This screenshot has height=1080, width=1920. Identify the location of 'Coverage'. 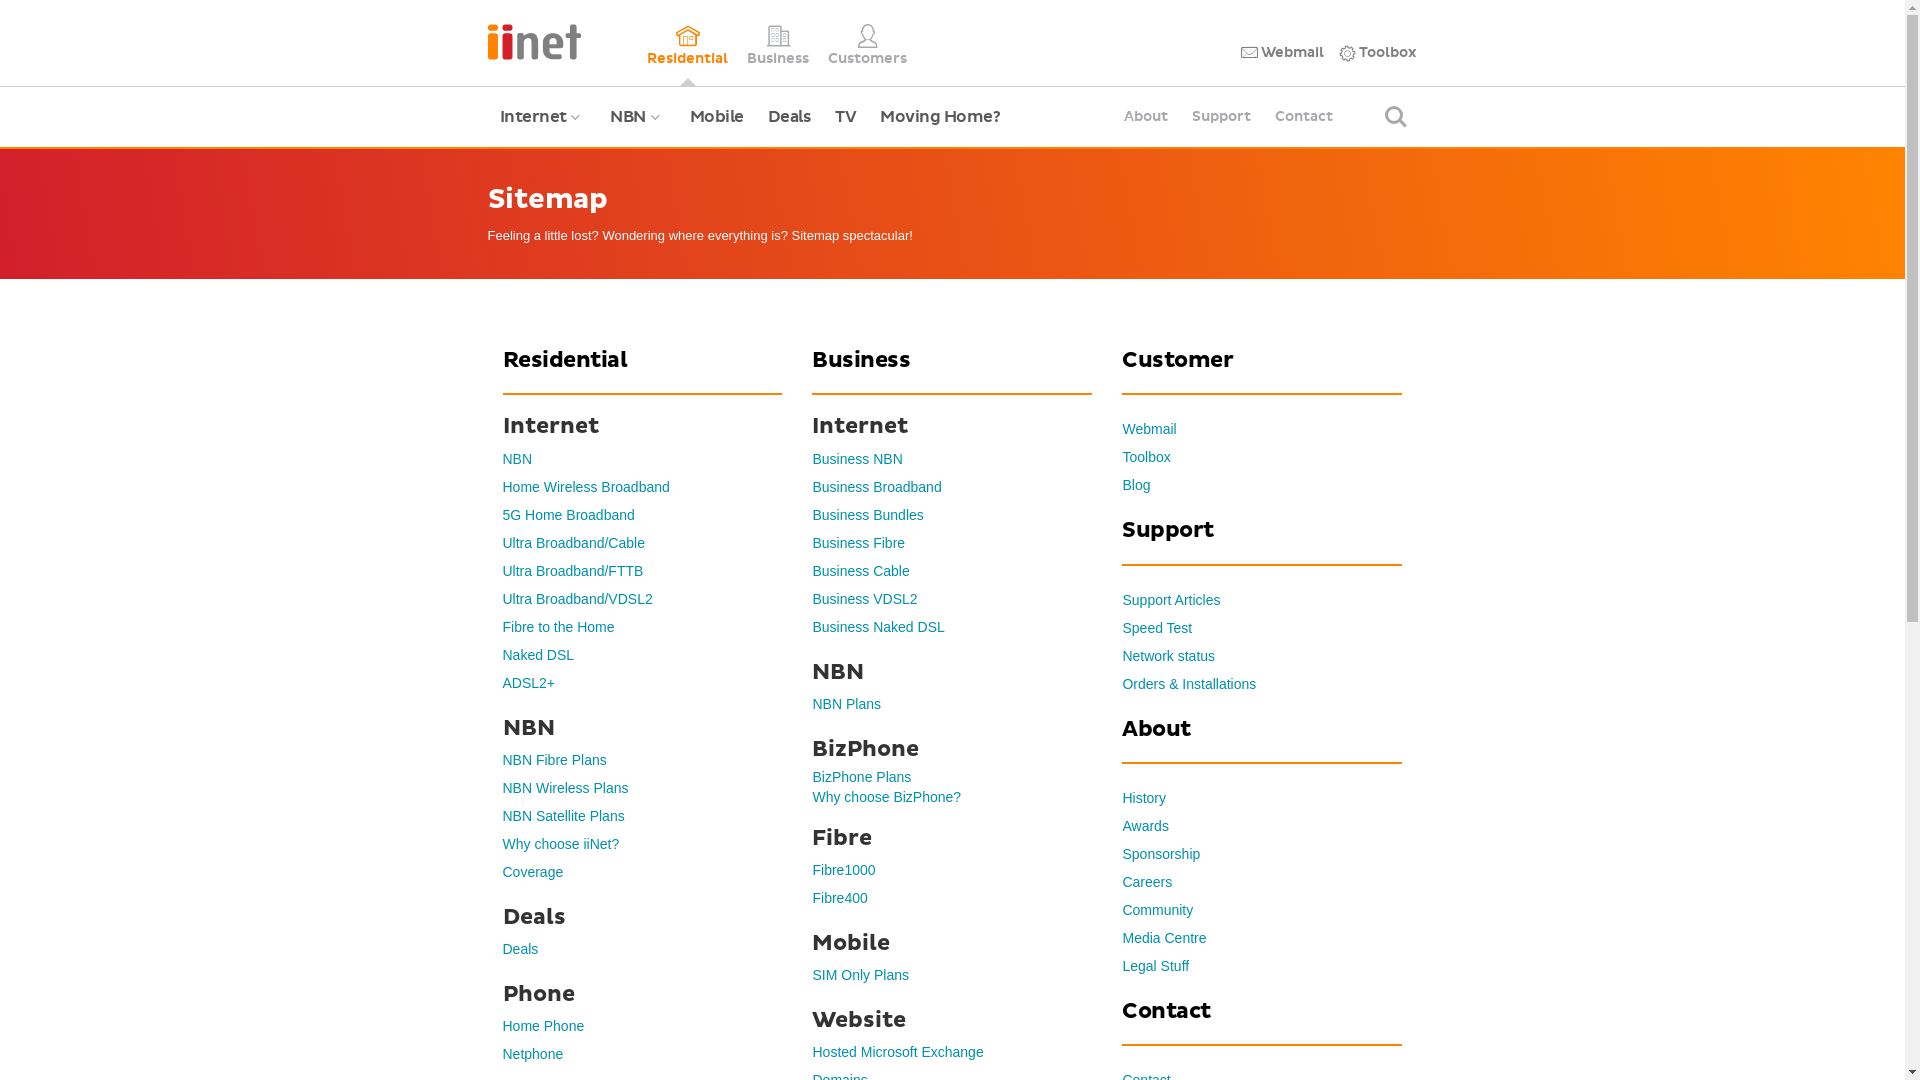
(502, 870).